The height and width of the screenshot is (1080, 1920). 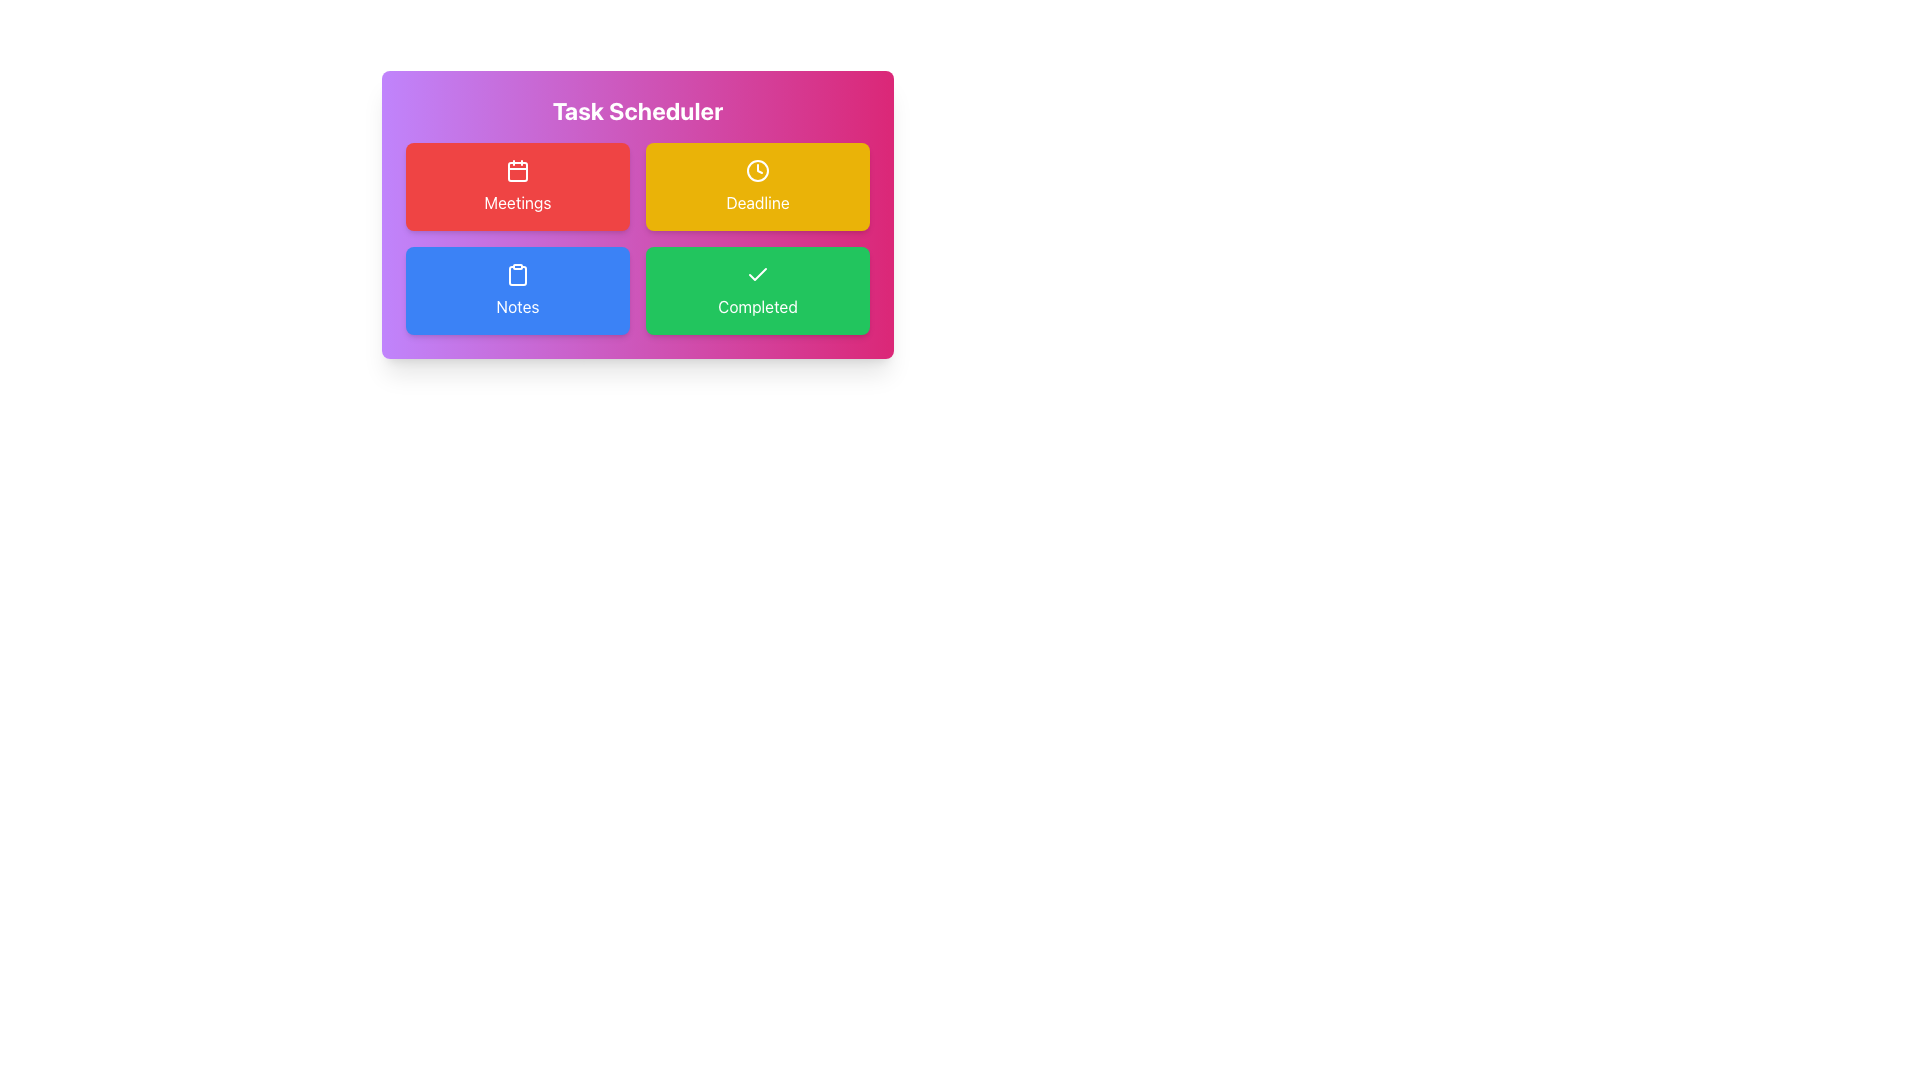 What do you see at coordinates (757, 169) in the screenshot?
I see `the circular graphic representing the 'Deadline' icon, which is part of a vector graphic icon with a yellow background, located in the top-right section of a four-icon grid` at bounding box center [757, 169].